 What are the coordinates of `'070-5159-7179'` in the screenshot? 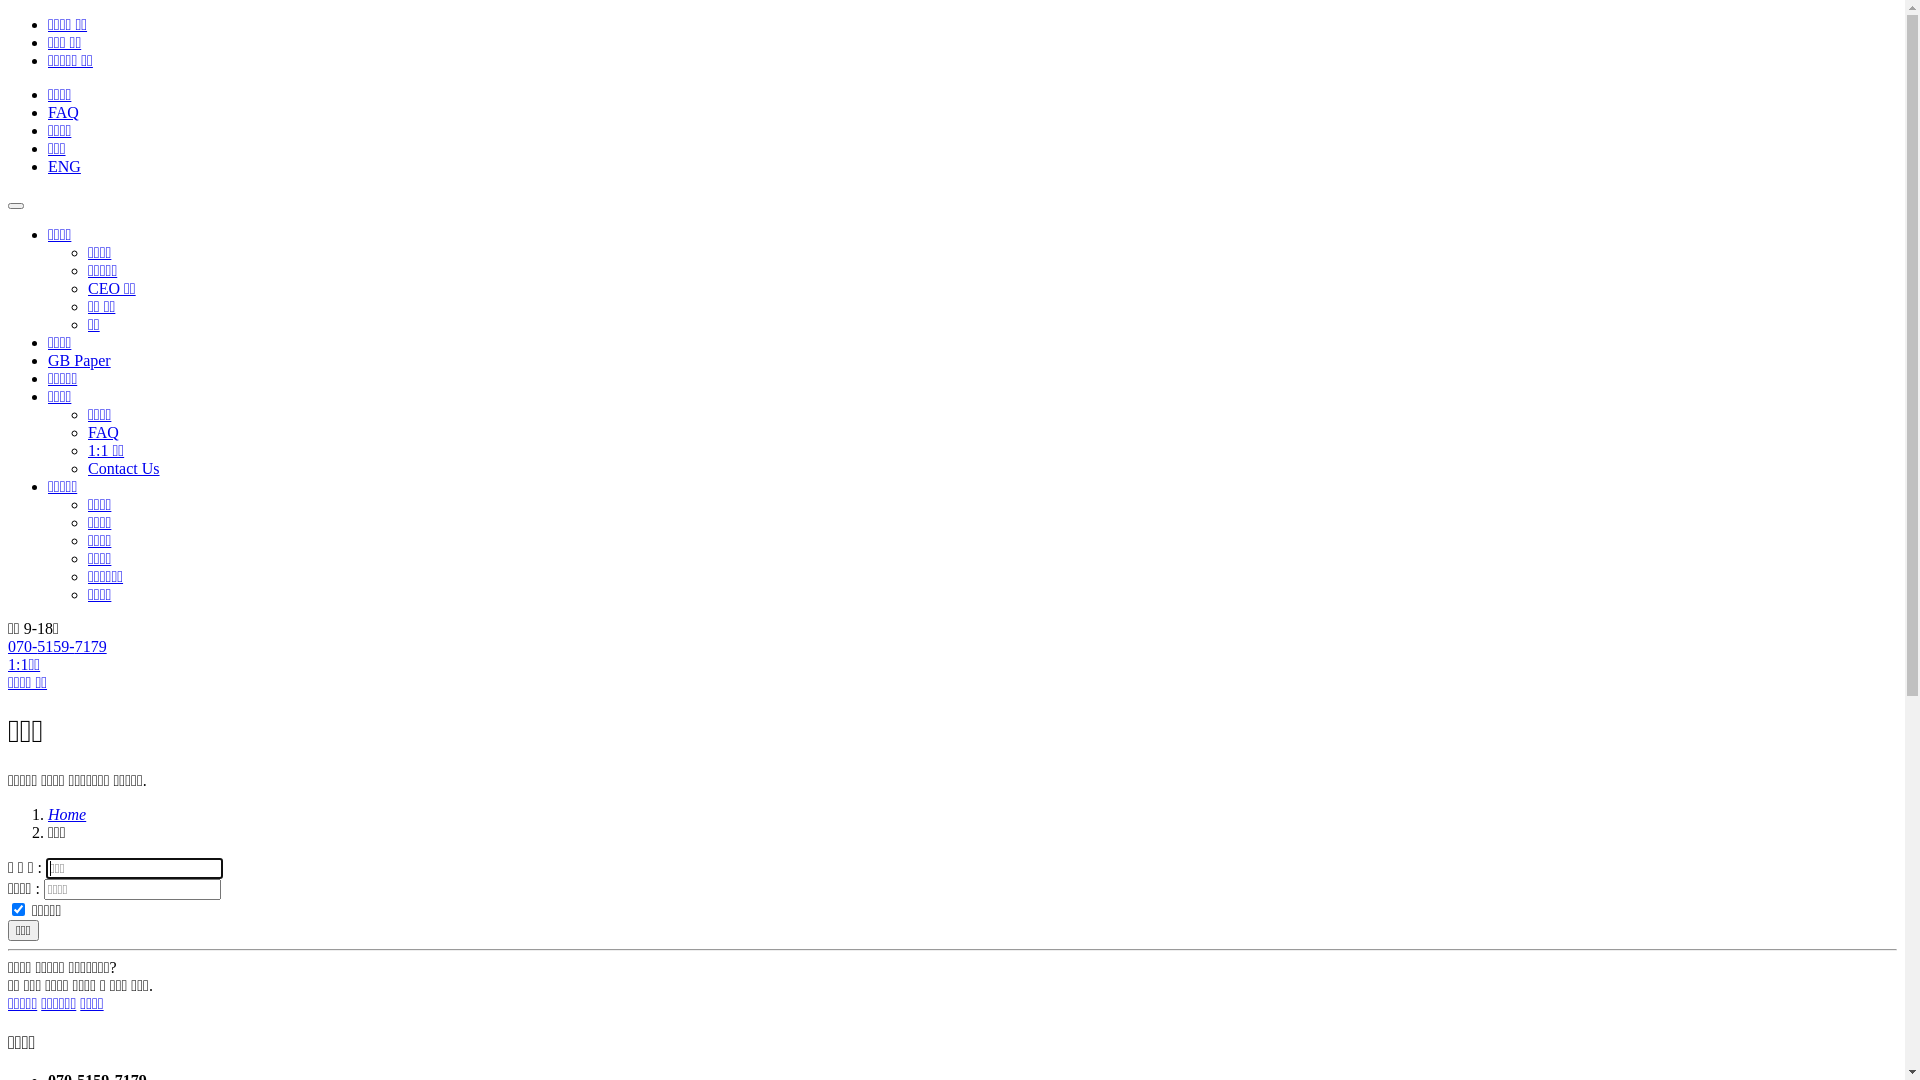 It's located at (57, 646).